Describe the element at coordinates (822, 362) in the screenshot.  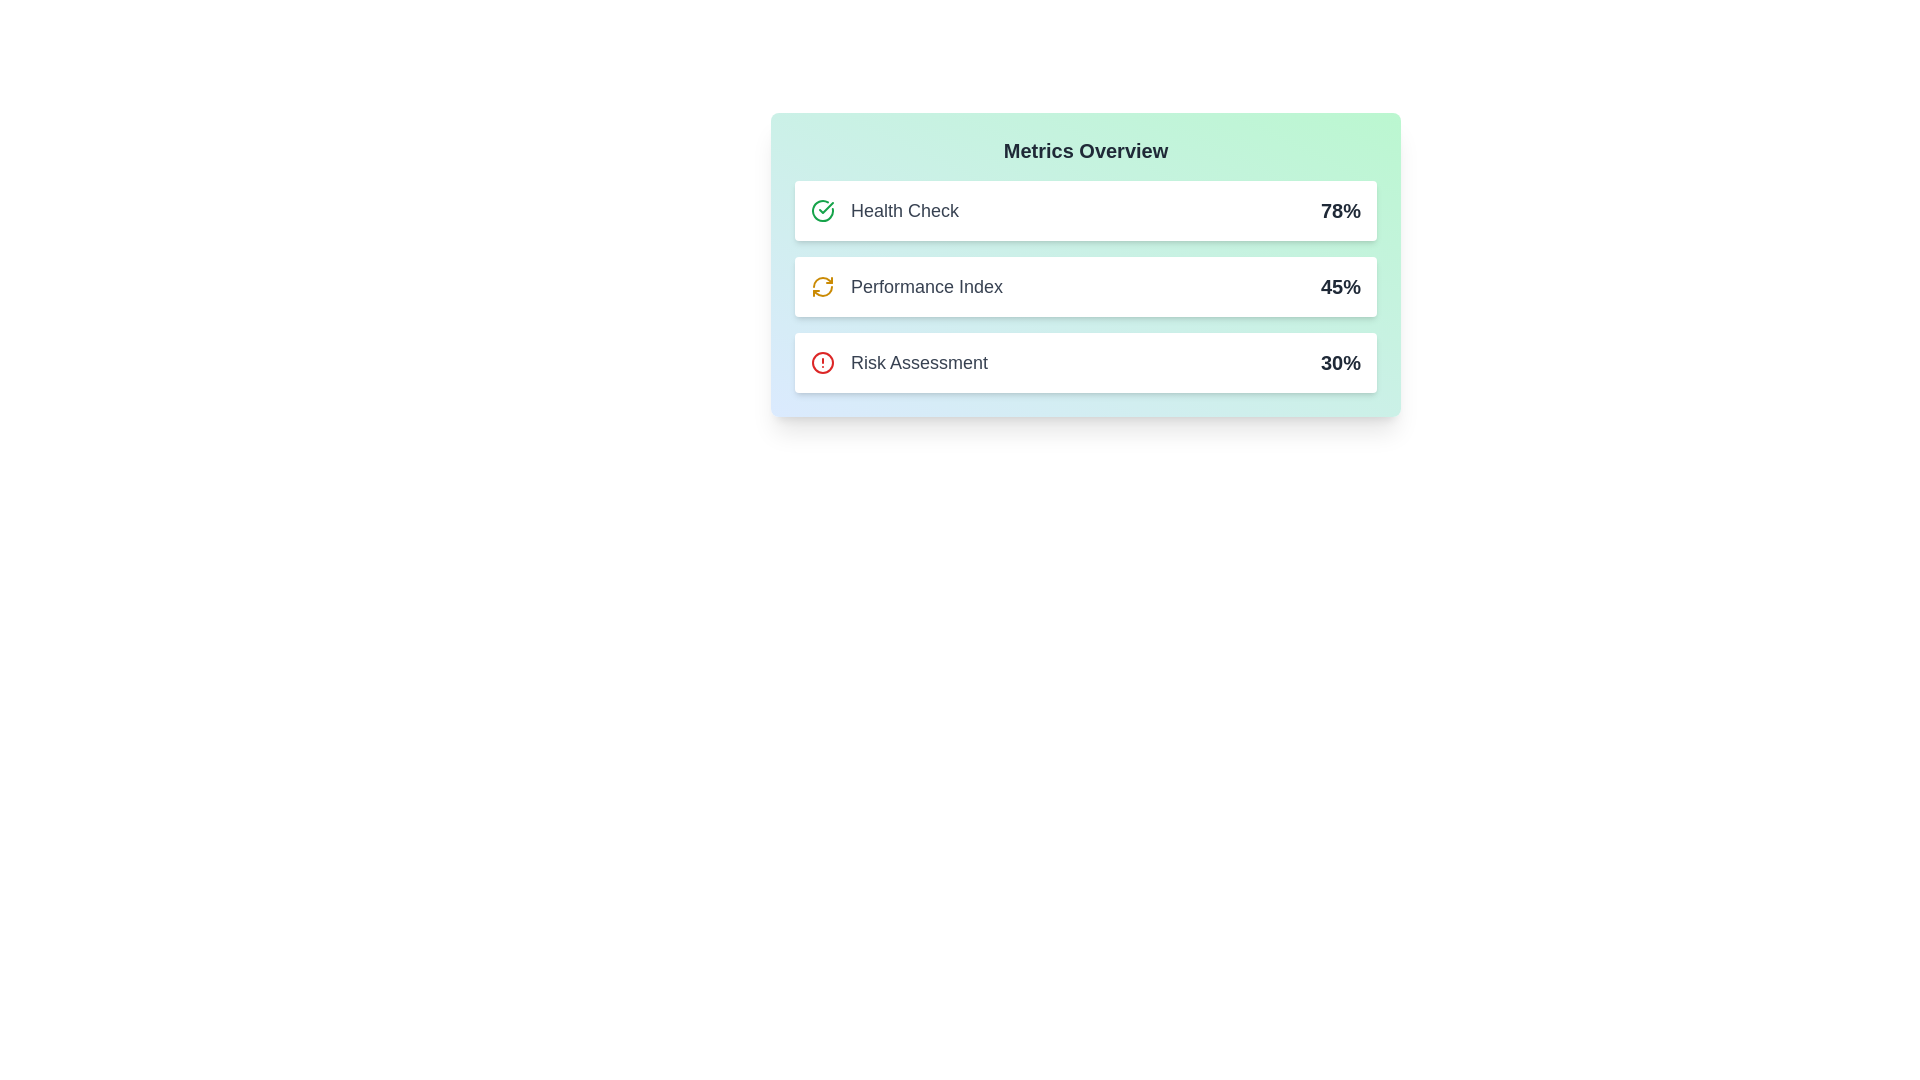
I see `the warning indicator icon associated with the 'Risk Assessment' label, which is the third icon in the vertical sequence under 'Metrics Overview'` at that location.